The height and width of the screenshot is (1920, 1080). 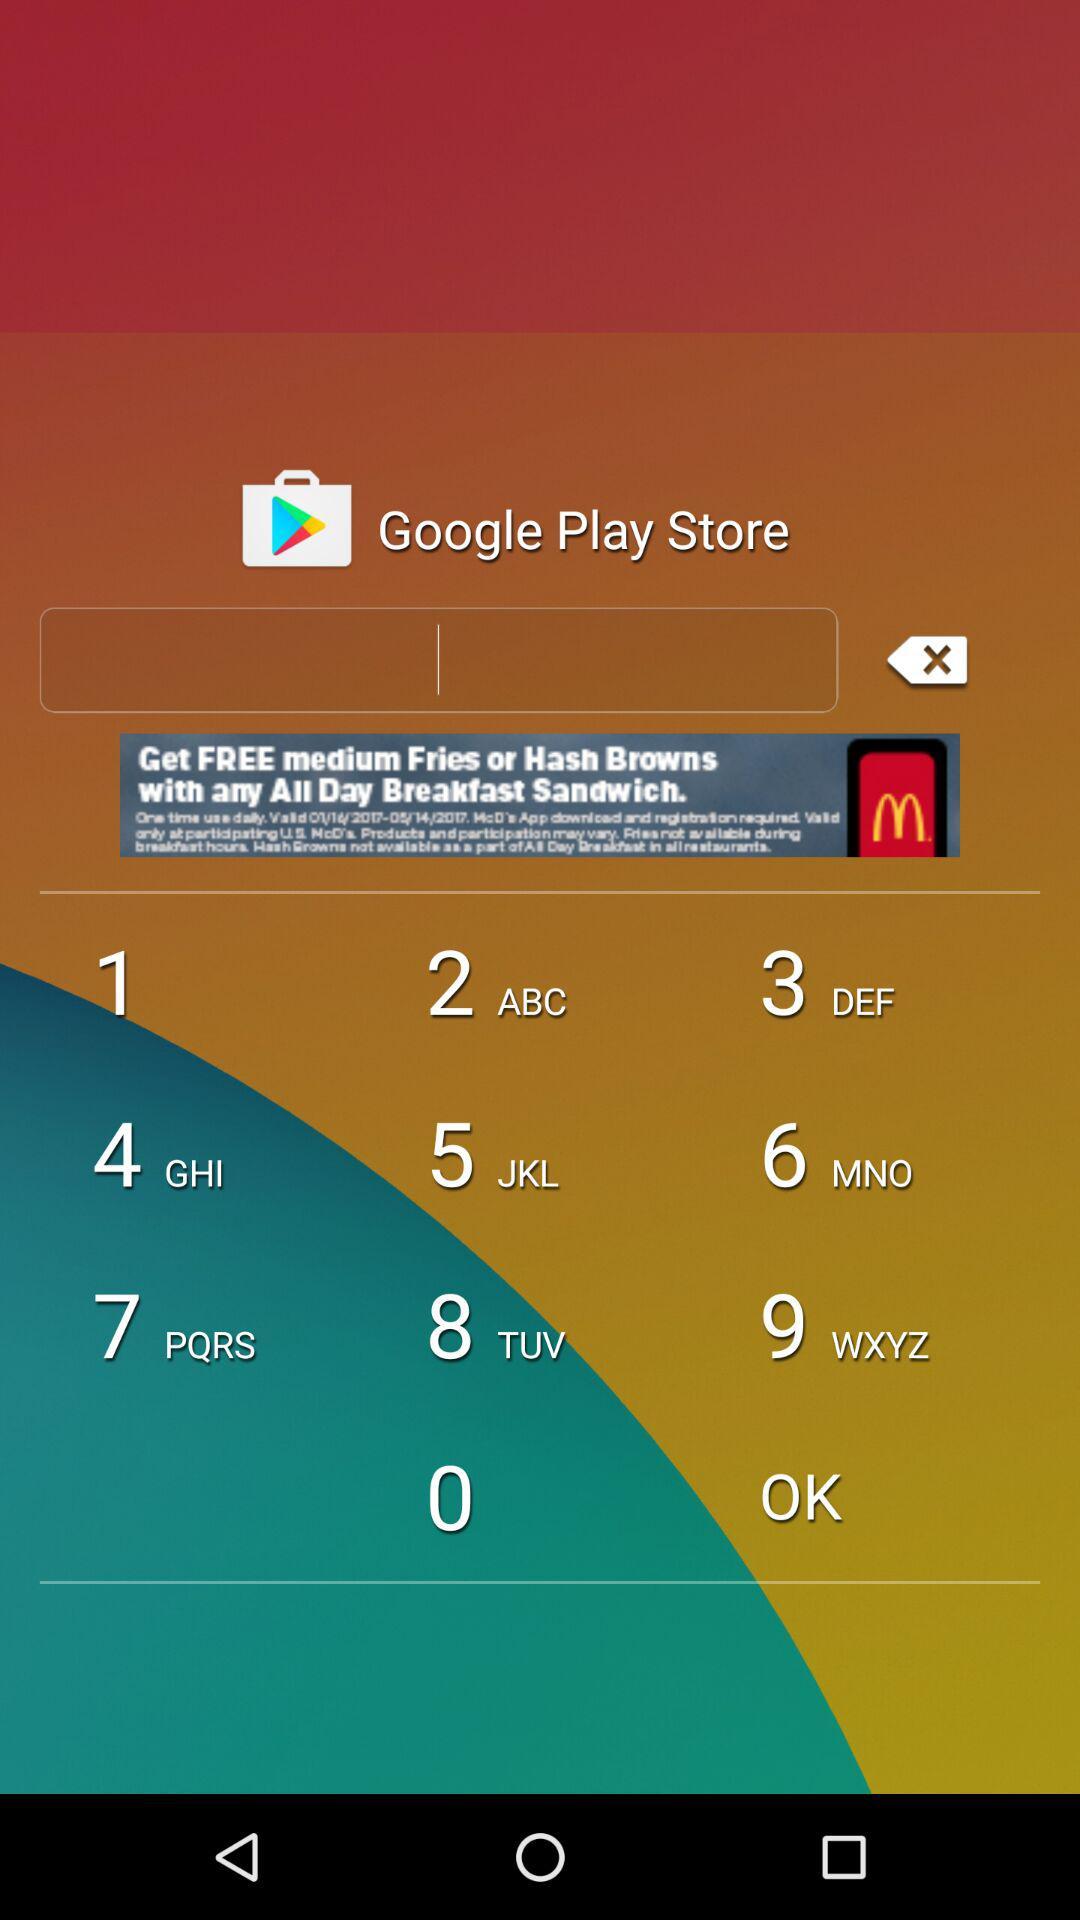 What do you see at coordinates (1033, 116) in the screenshot?
I see `the star icon` at bounding box center [1033, 116].